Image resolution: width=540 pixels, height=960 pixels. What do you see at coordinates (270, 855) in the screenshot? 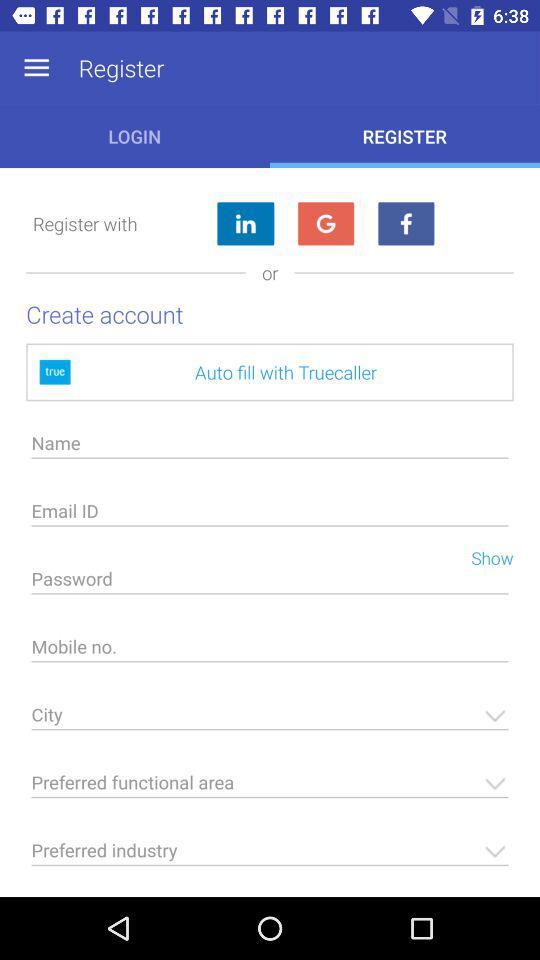
I see `your preferred industry` at bounding box center [270, 855].